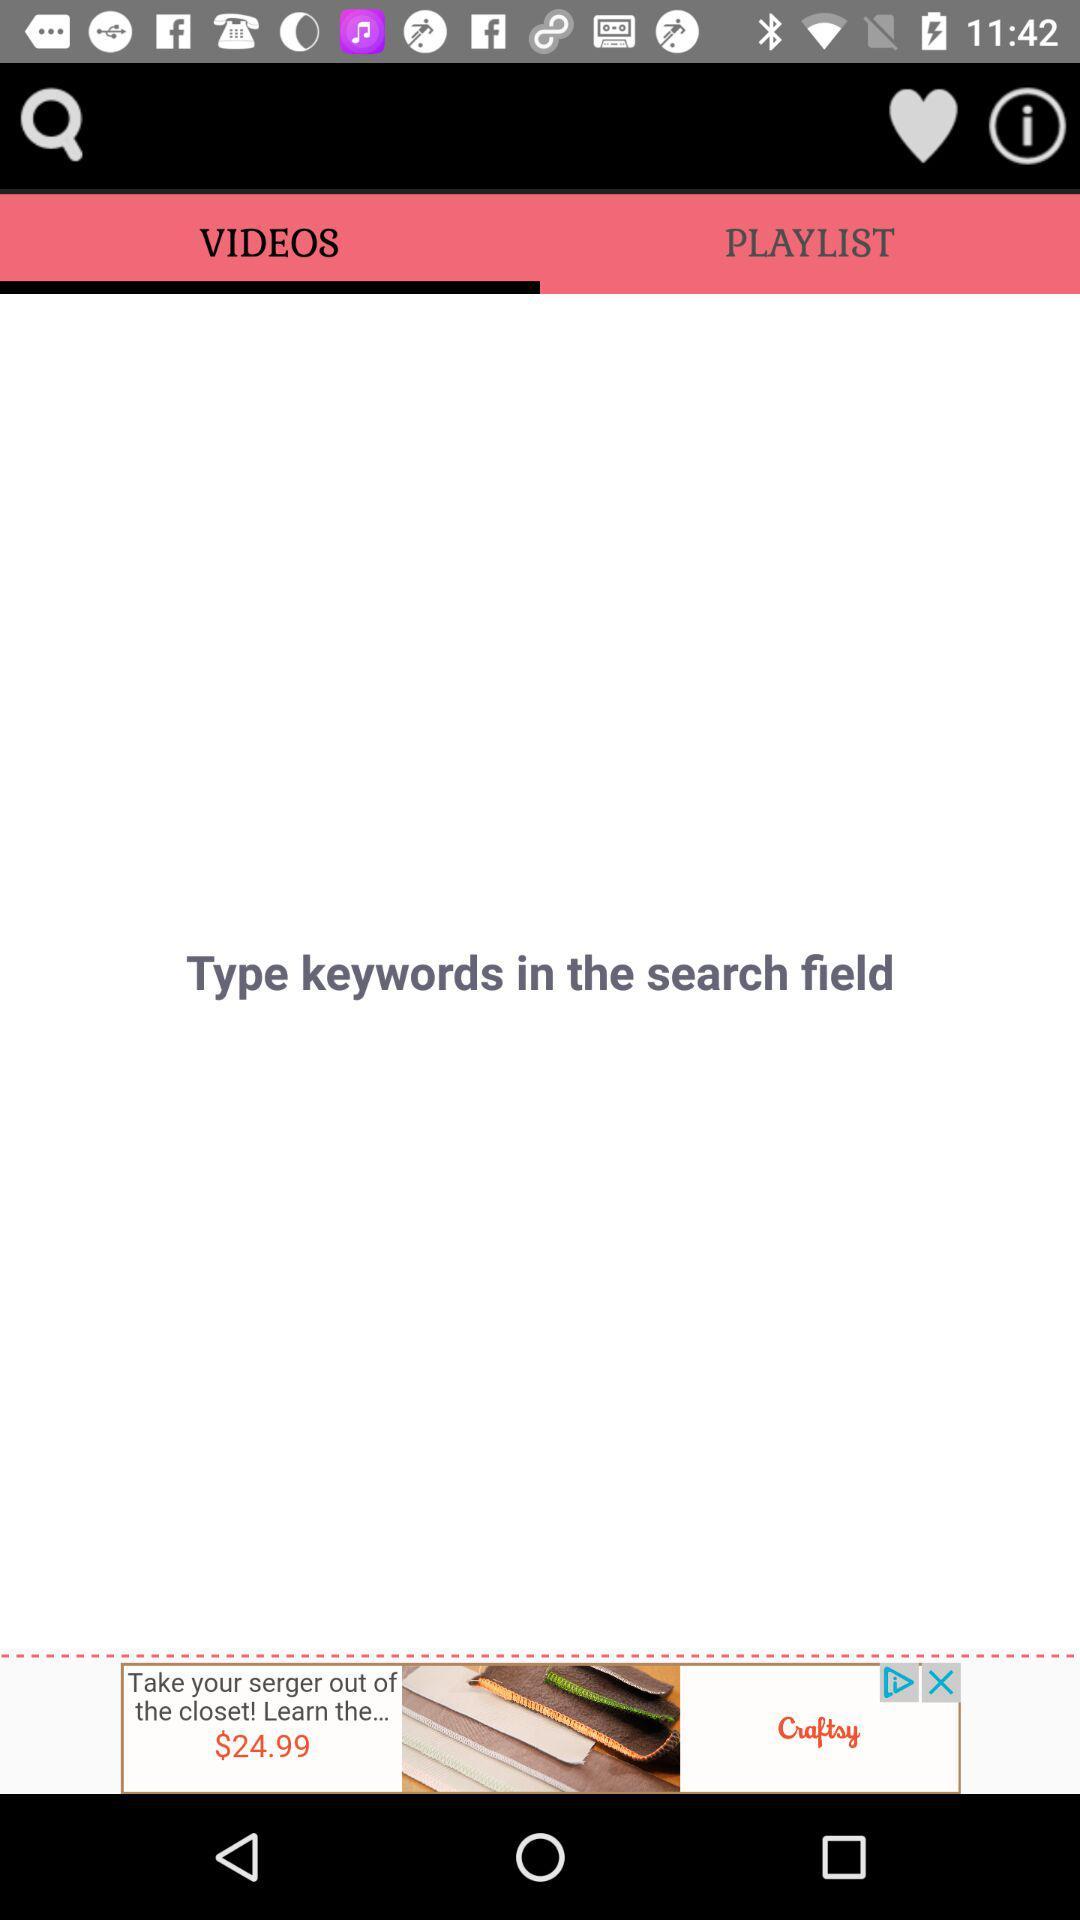 This screenshot has width=1080, height=1920. I want to click on the warning button, so click(1027, 124).